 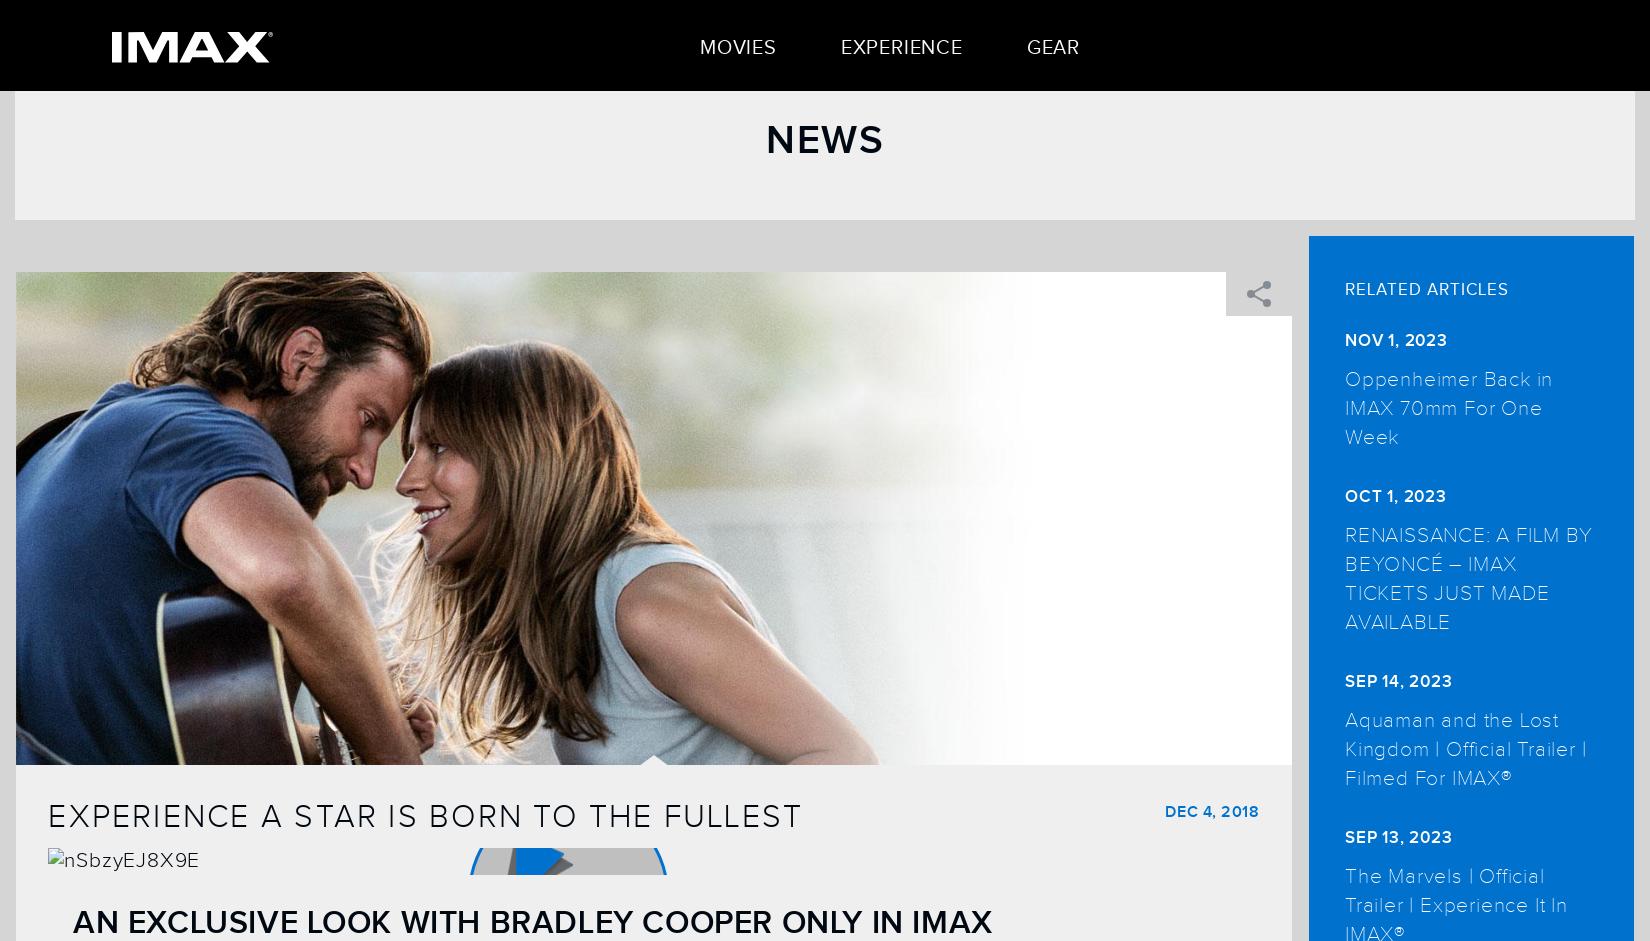 I want to click on 'Aquaman and the Lost Kingdom | Official Trailer | Filmed For IMAX®', so click(x=1464, y=748).